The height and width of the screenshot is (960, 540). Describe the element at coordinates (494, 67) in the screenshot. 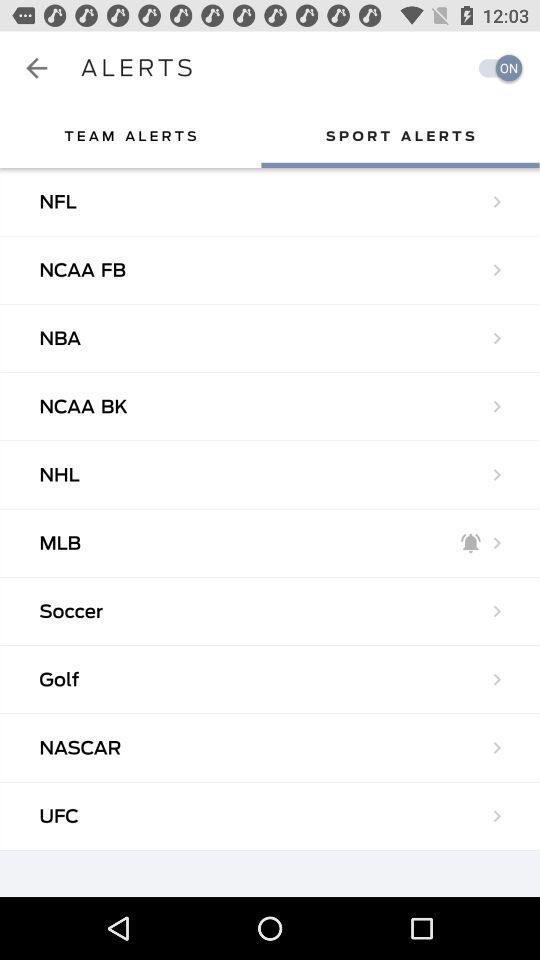

I see `switch over button` at that location.